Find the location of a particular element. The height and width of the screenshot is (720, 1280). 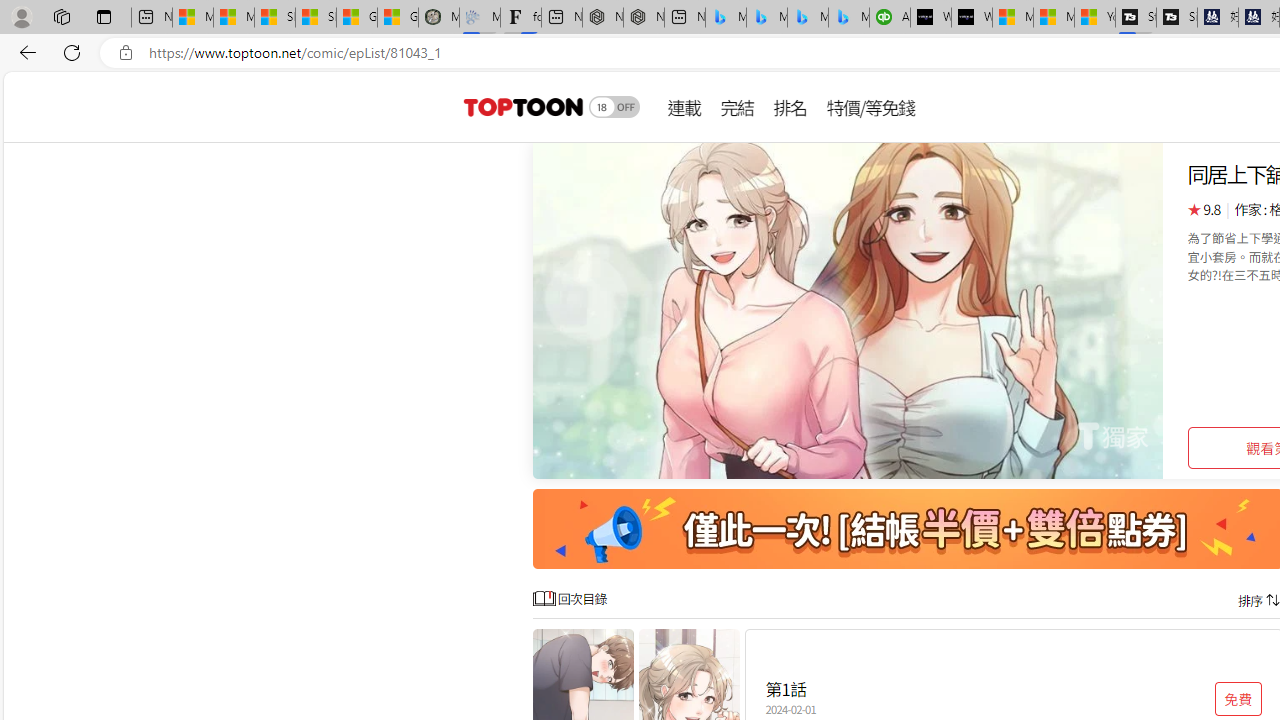

'Class: swiper-slide' is located at coordinates (848, 311).